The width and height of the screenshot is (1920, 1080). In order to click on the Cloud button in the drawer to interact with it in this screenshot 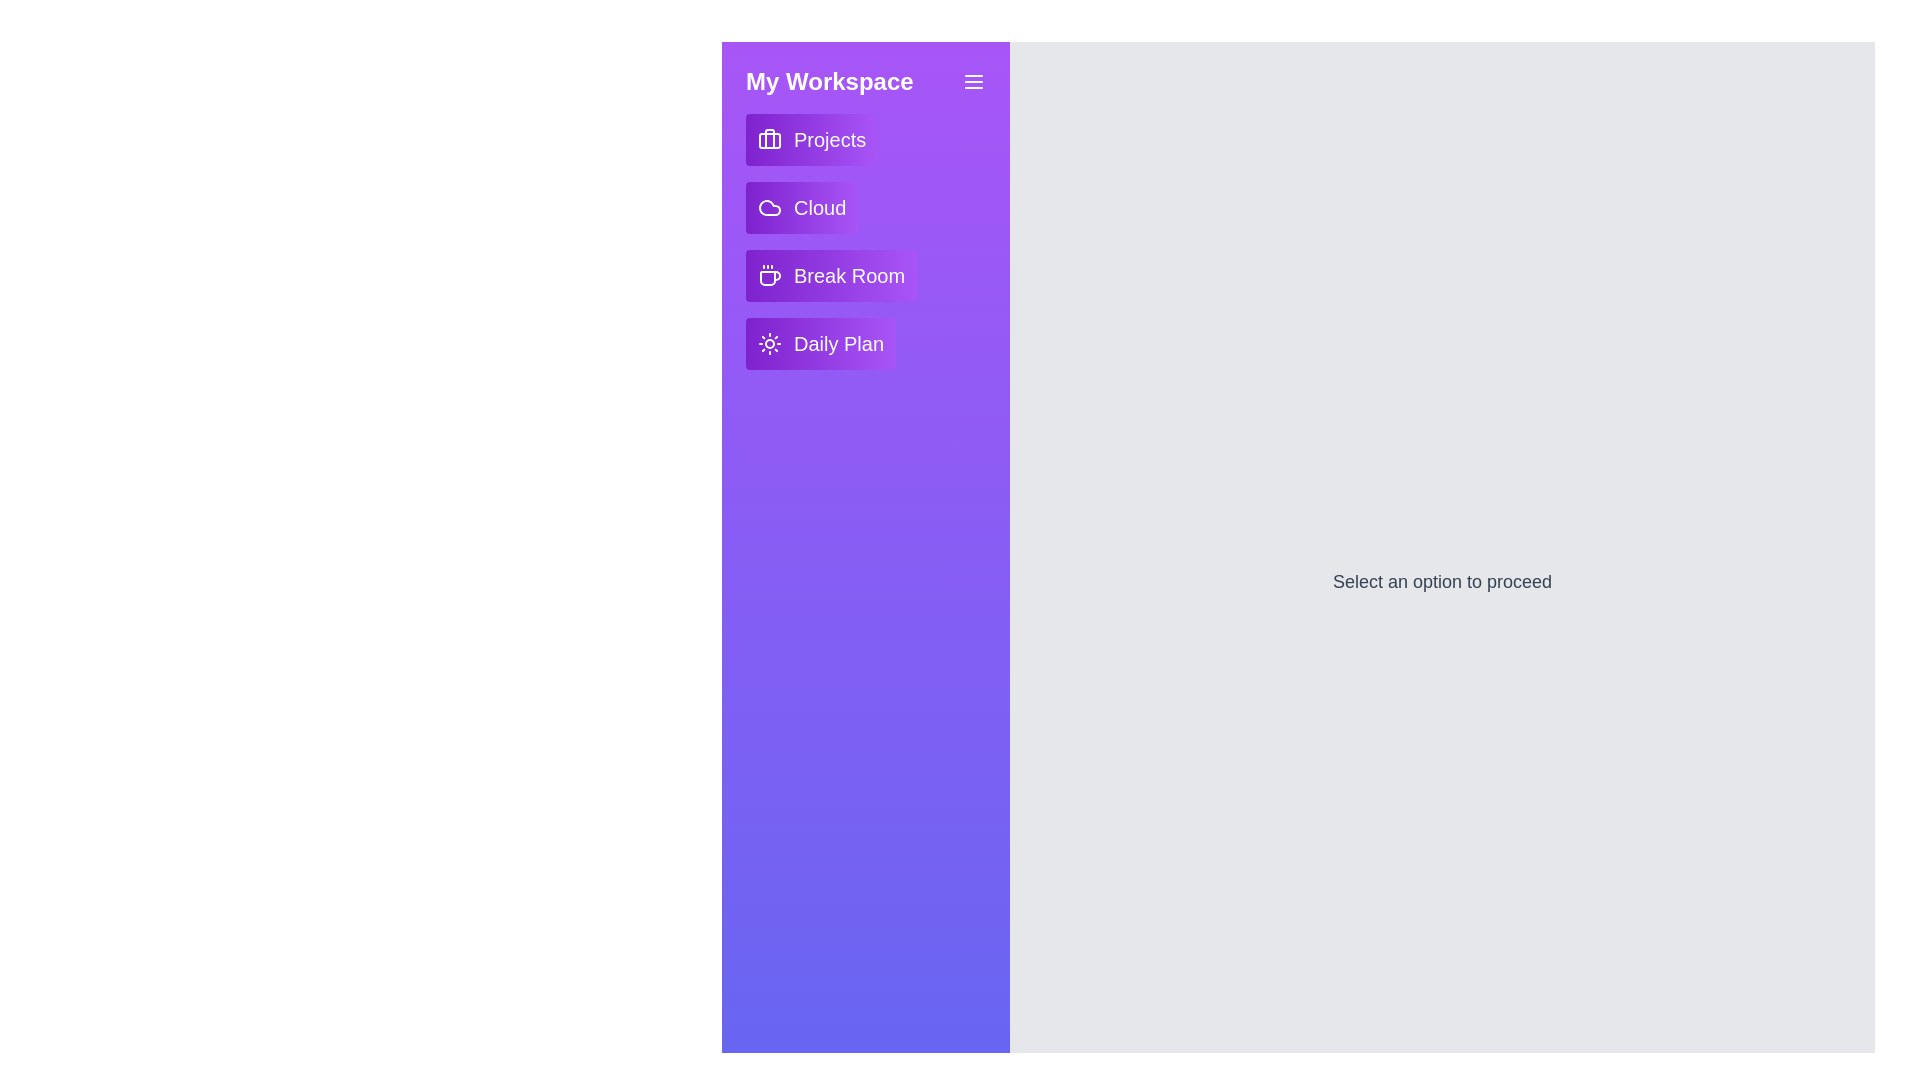, I will do `click(801, 208)`.